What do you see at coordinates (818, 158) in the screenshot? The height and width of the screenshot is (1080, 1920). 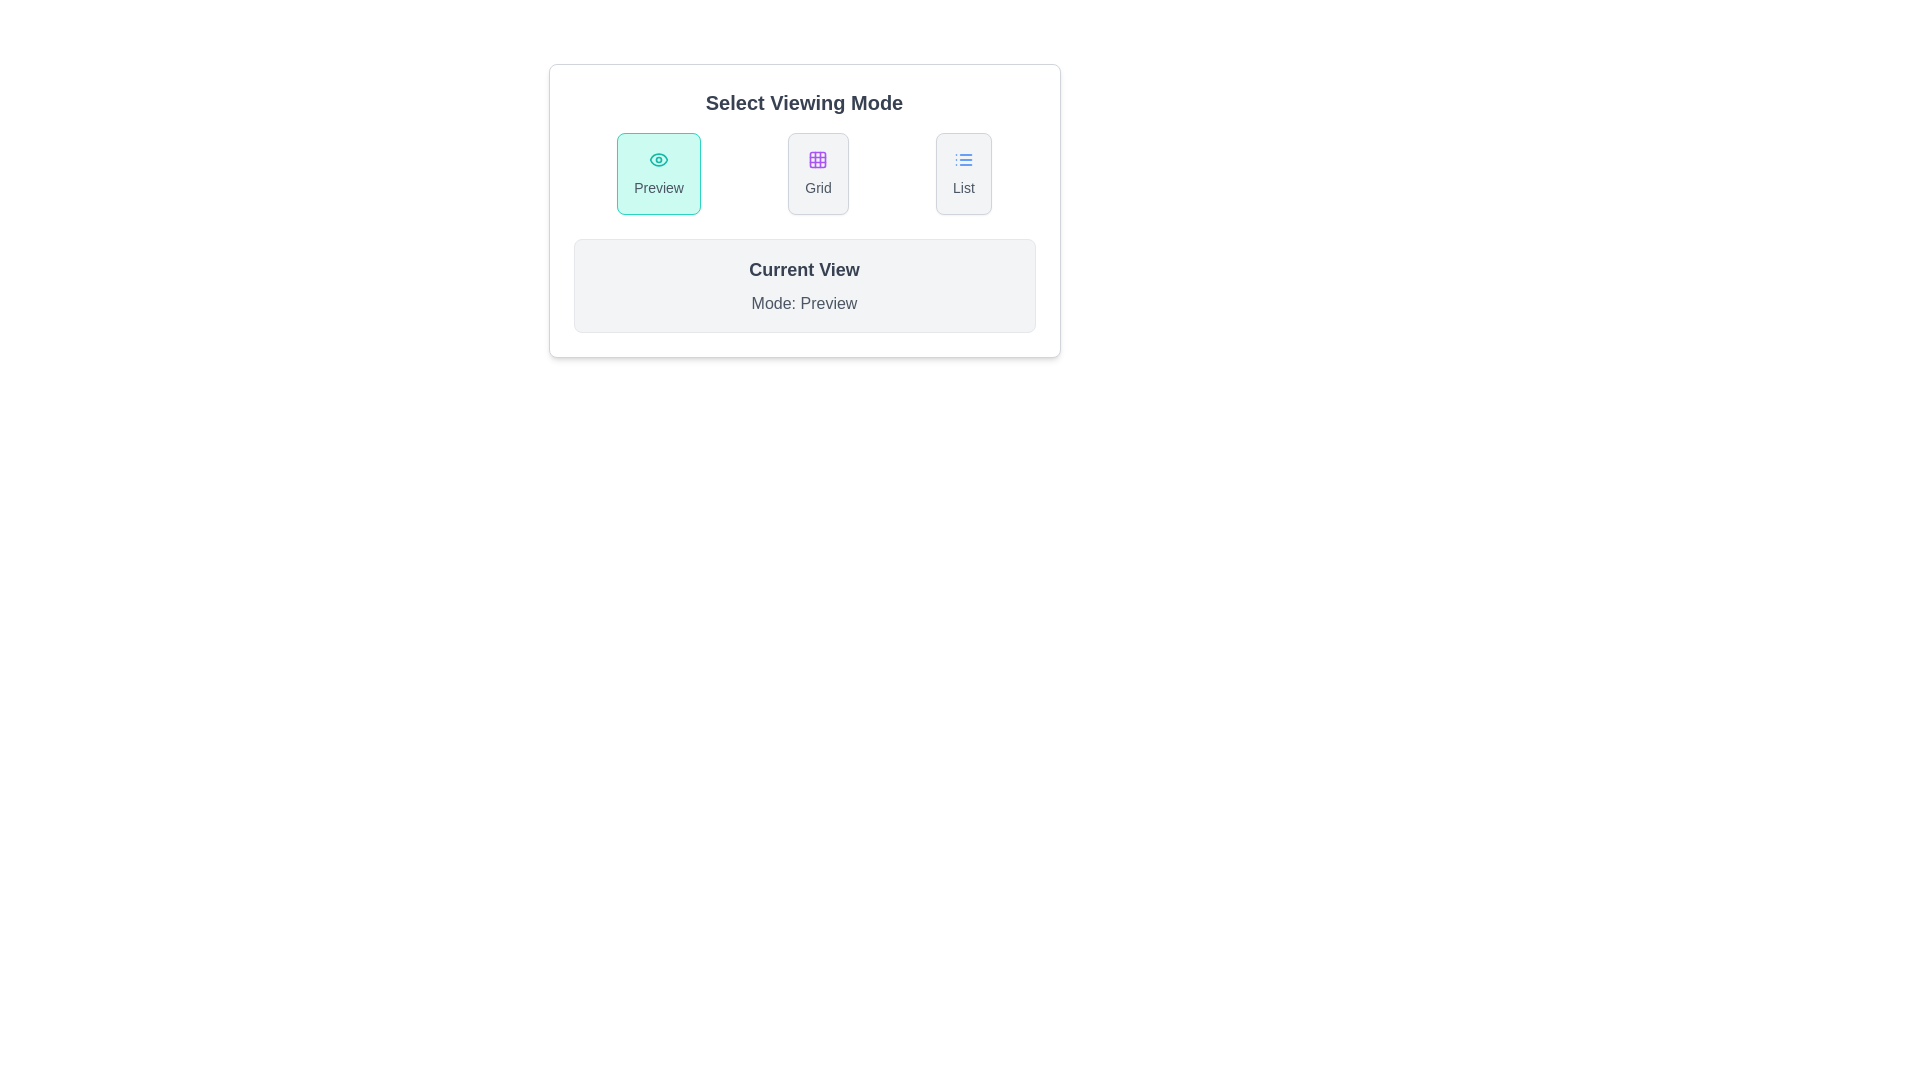 I see `the grid layout icon located in the center of the 'Grid' button, which is the middle button among three in the view mode selection section` at bounding box center [818, 158].